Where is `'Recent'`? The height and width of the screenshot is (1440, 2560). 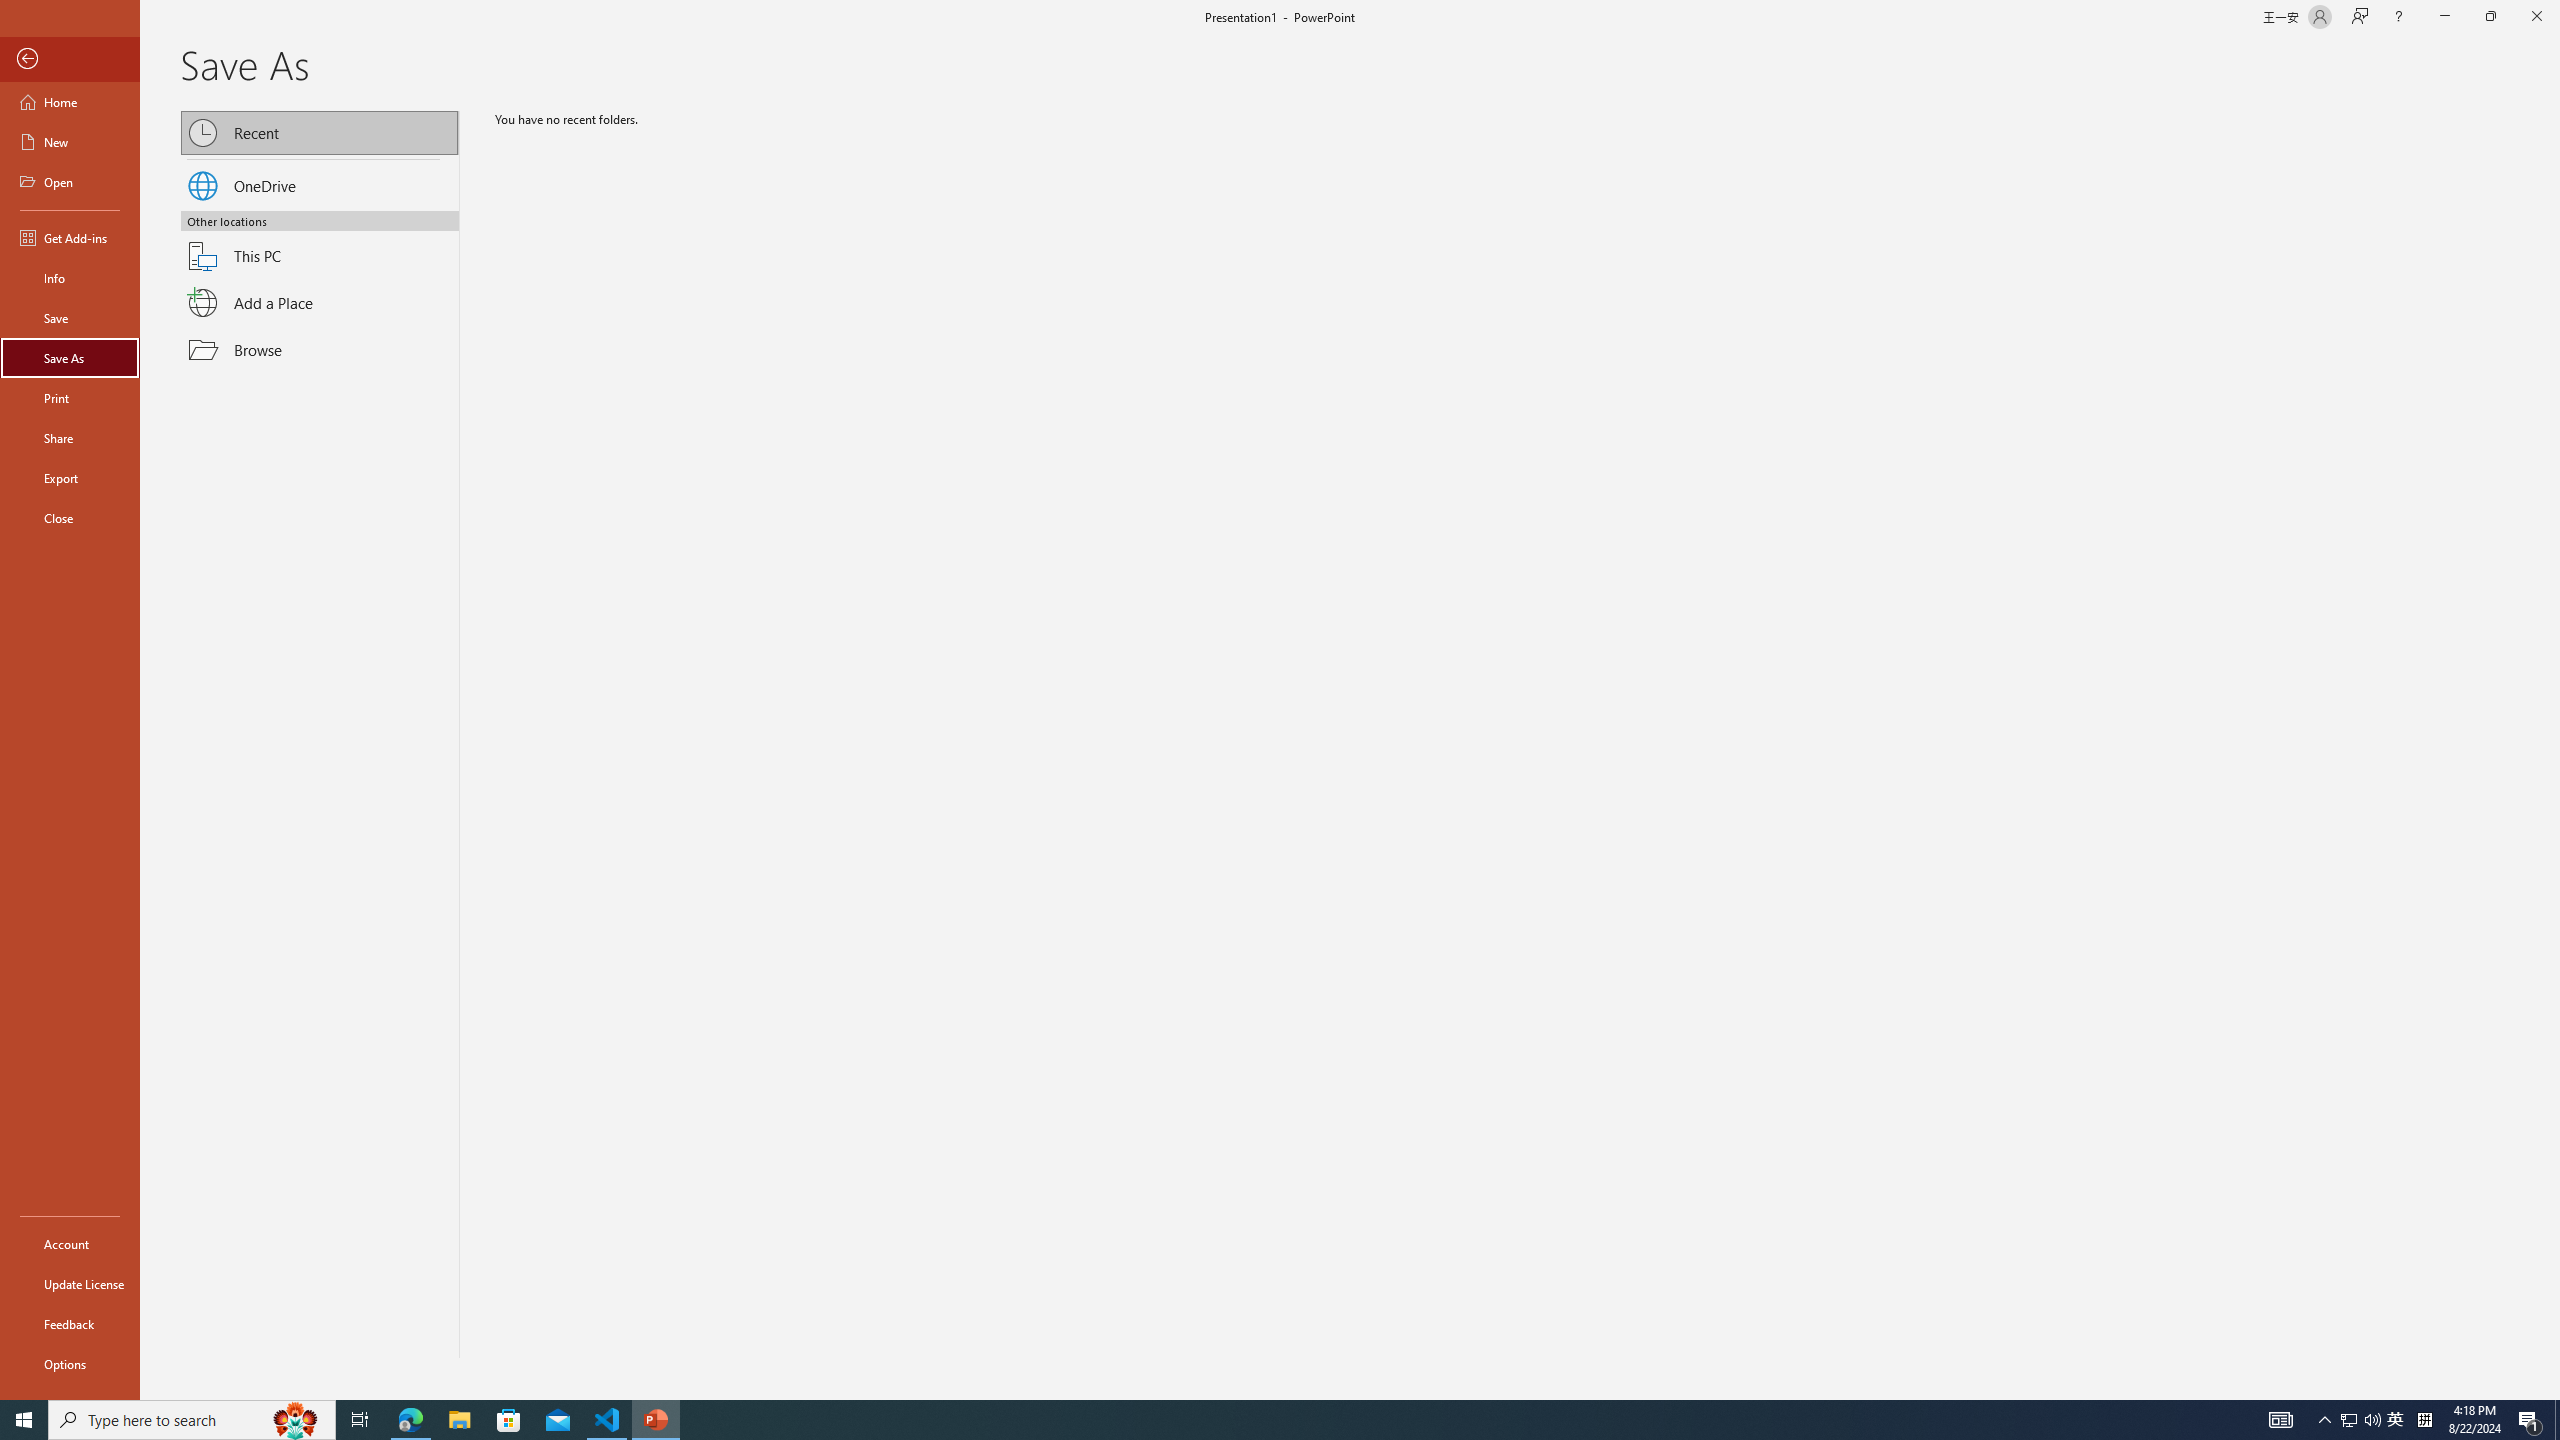 'Recent' is located at coordinates (321, 133).